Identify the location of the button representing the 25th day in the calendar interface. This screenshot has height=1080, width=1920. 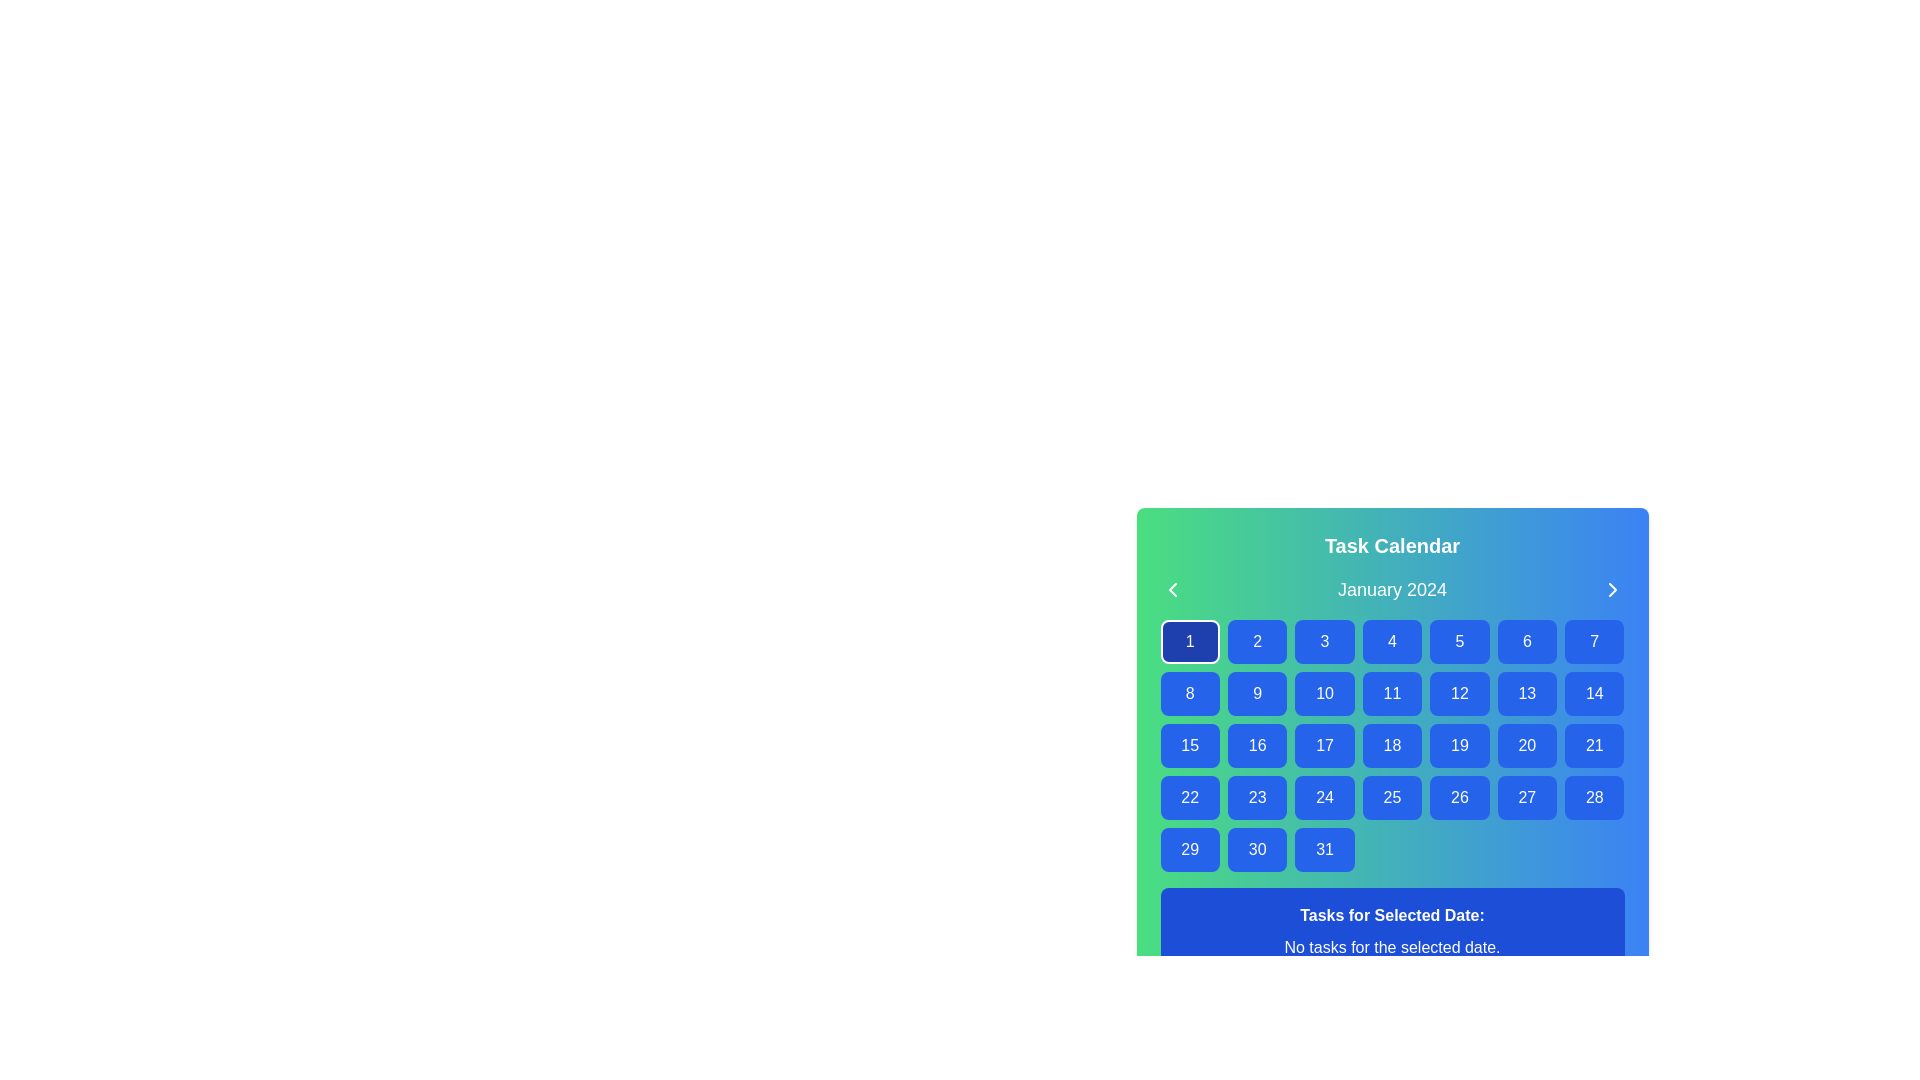
(1391, 797).